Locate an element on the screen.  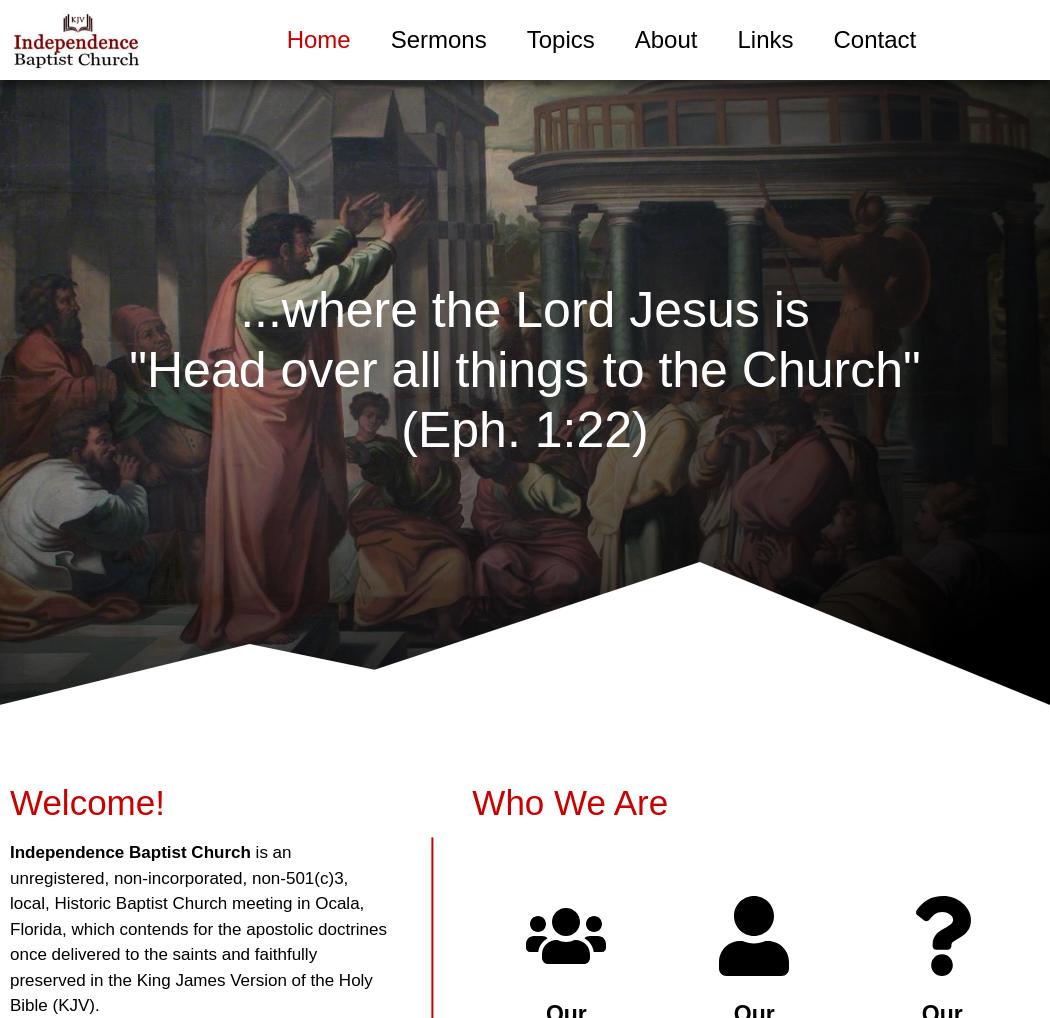
'About' is located at coordinates (633, 38).